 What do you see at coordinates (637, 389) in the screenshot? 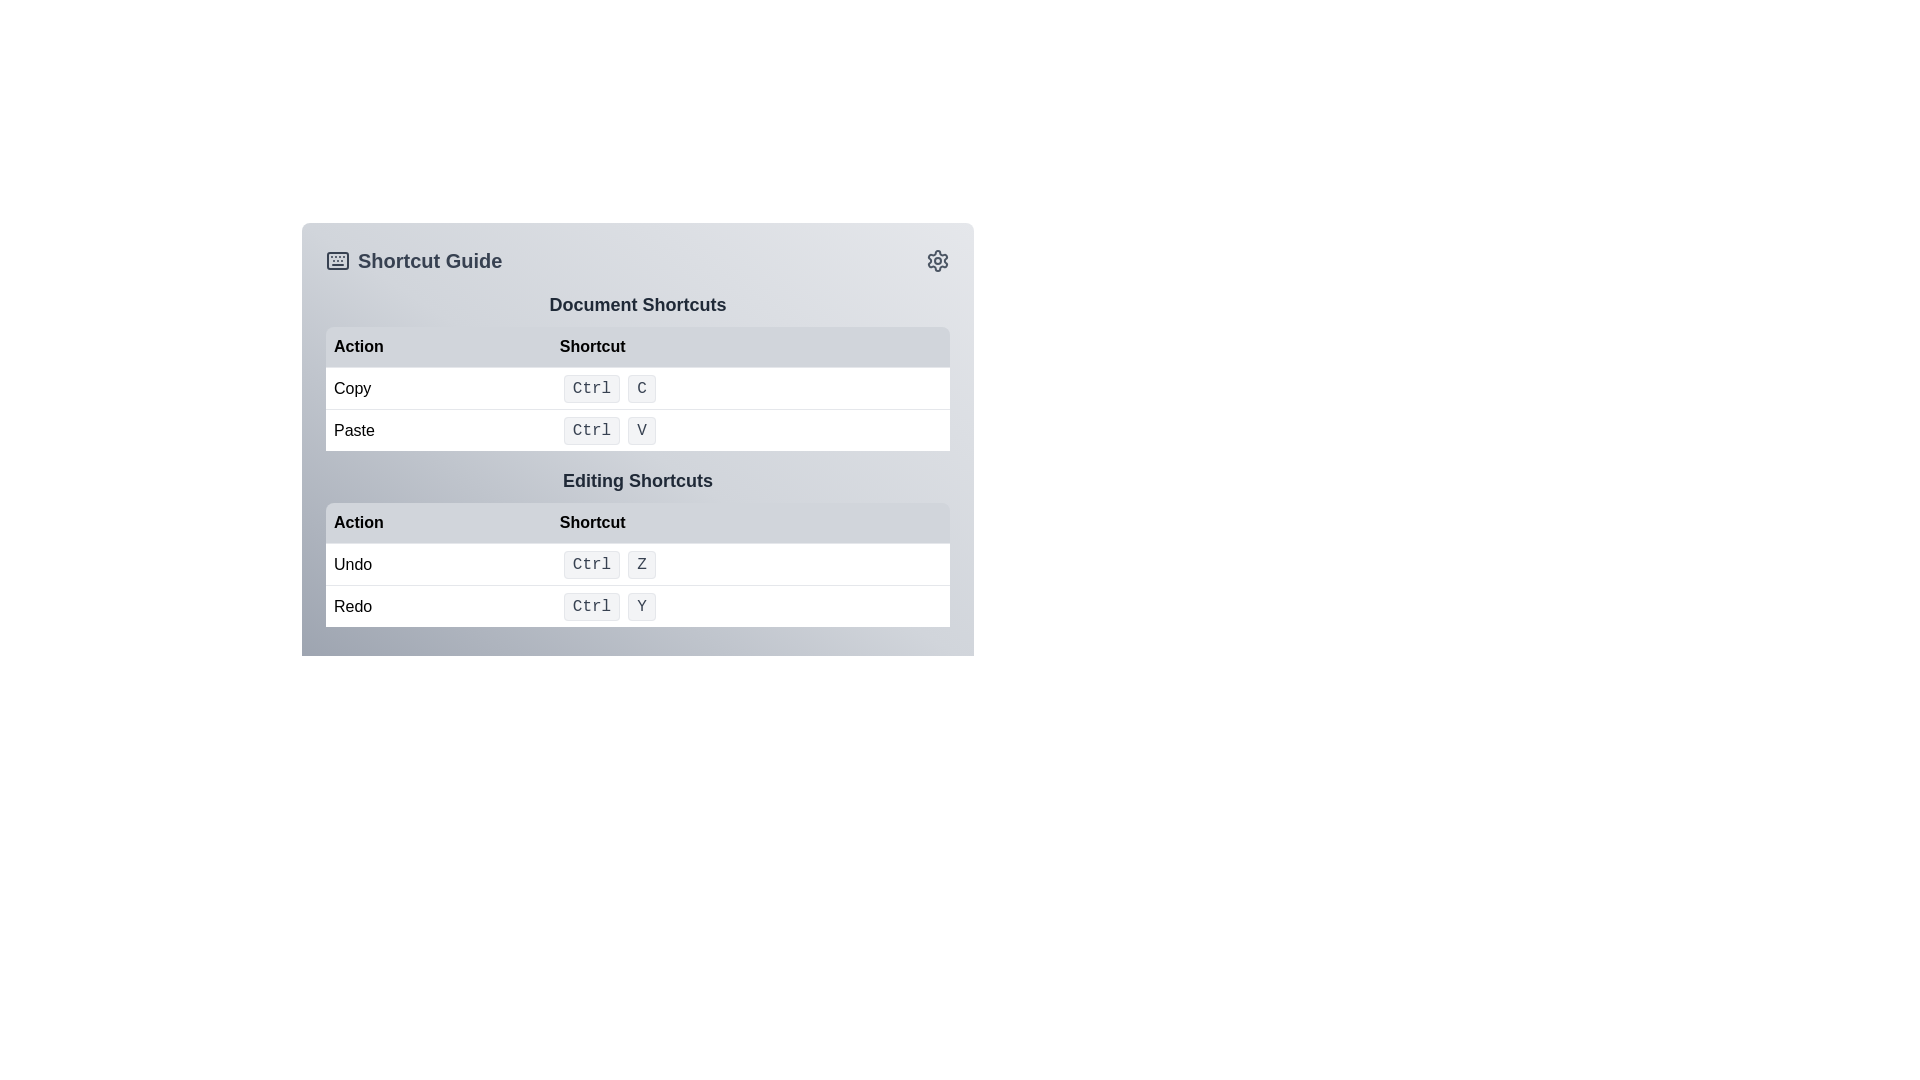
I see `the 'Document Shortcuts' table that displays keyboard shortcuts for 'Copy' and 'Paste' actions using the keyboard` at bounding box center [637, 389].